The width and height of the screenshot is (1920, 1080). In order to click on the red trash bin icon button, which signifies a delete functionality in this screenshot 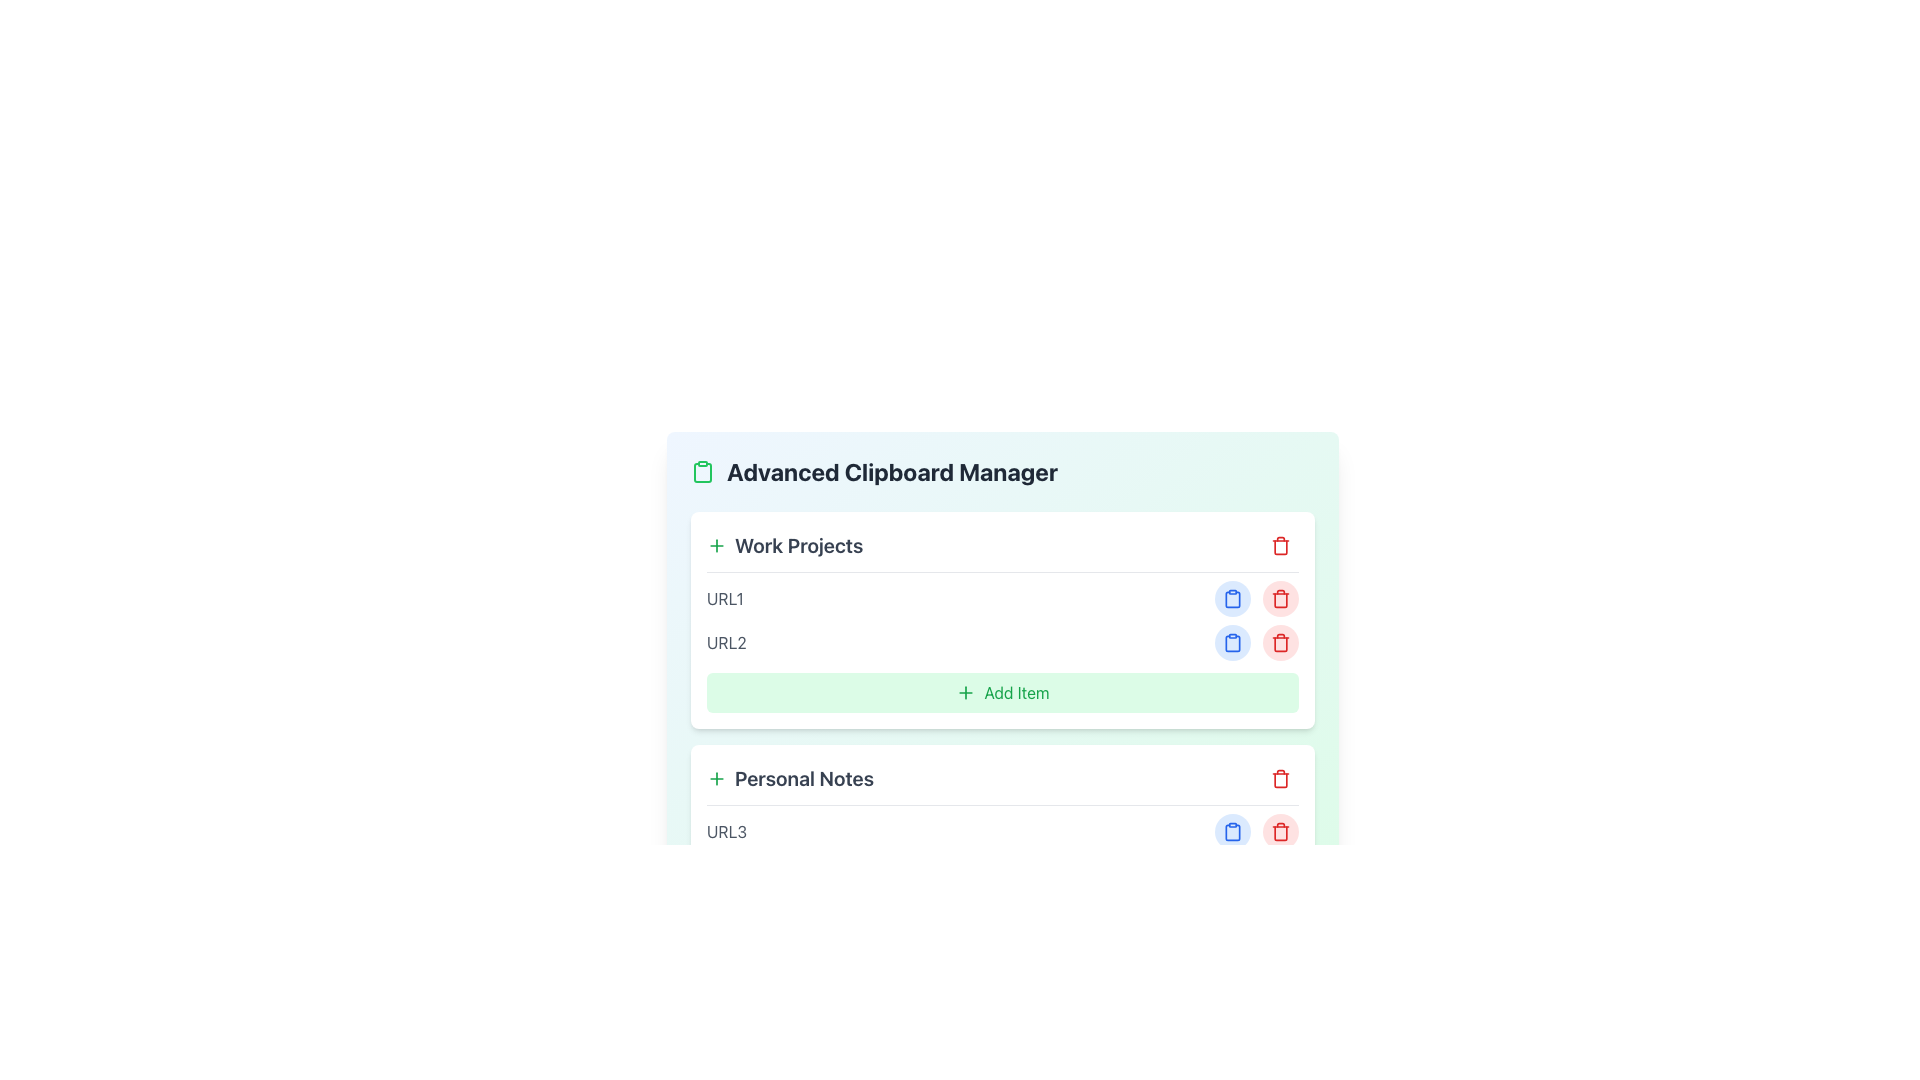, I will do `click(1281, 778)`.